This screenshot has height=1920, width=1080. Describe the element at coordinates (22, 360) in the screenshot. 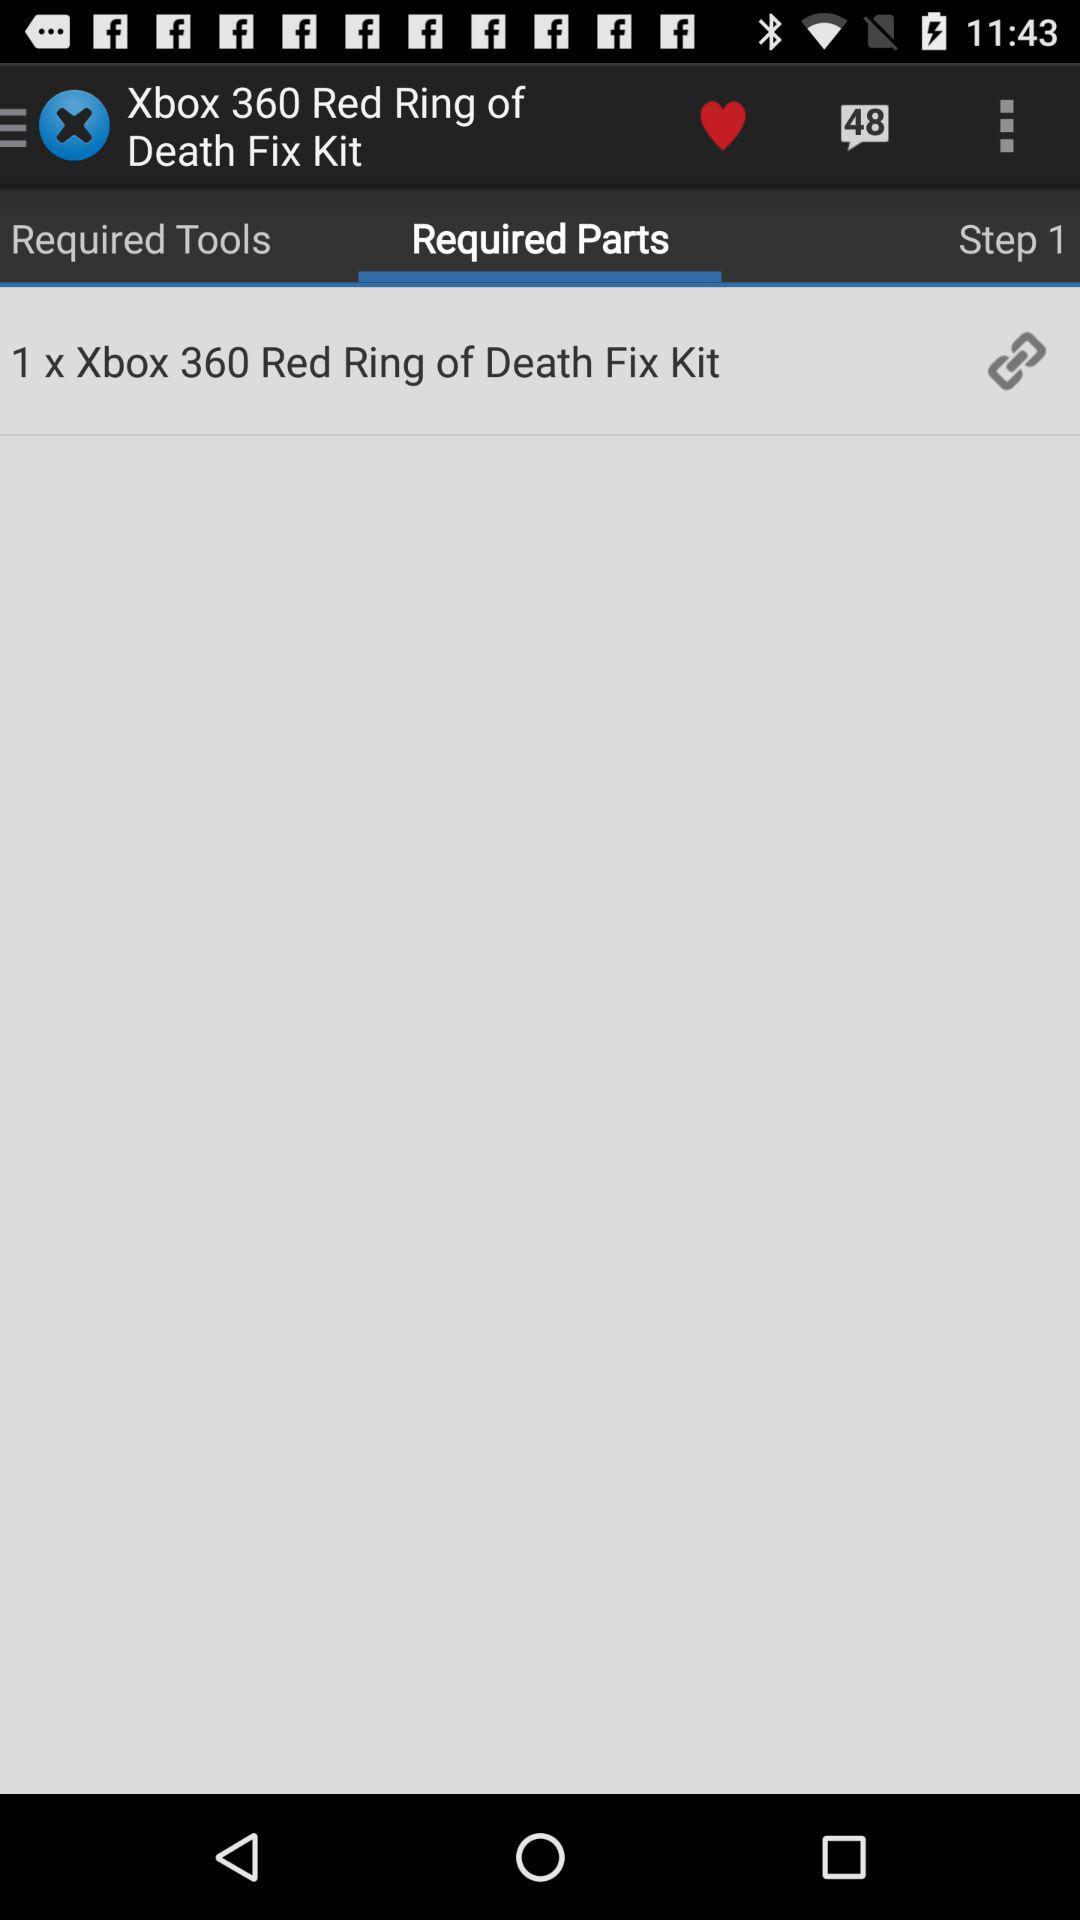

I see `app to the left of the x app` at that location.